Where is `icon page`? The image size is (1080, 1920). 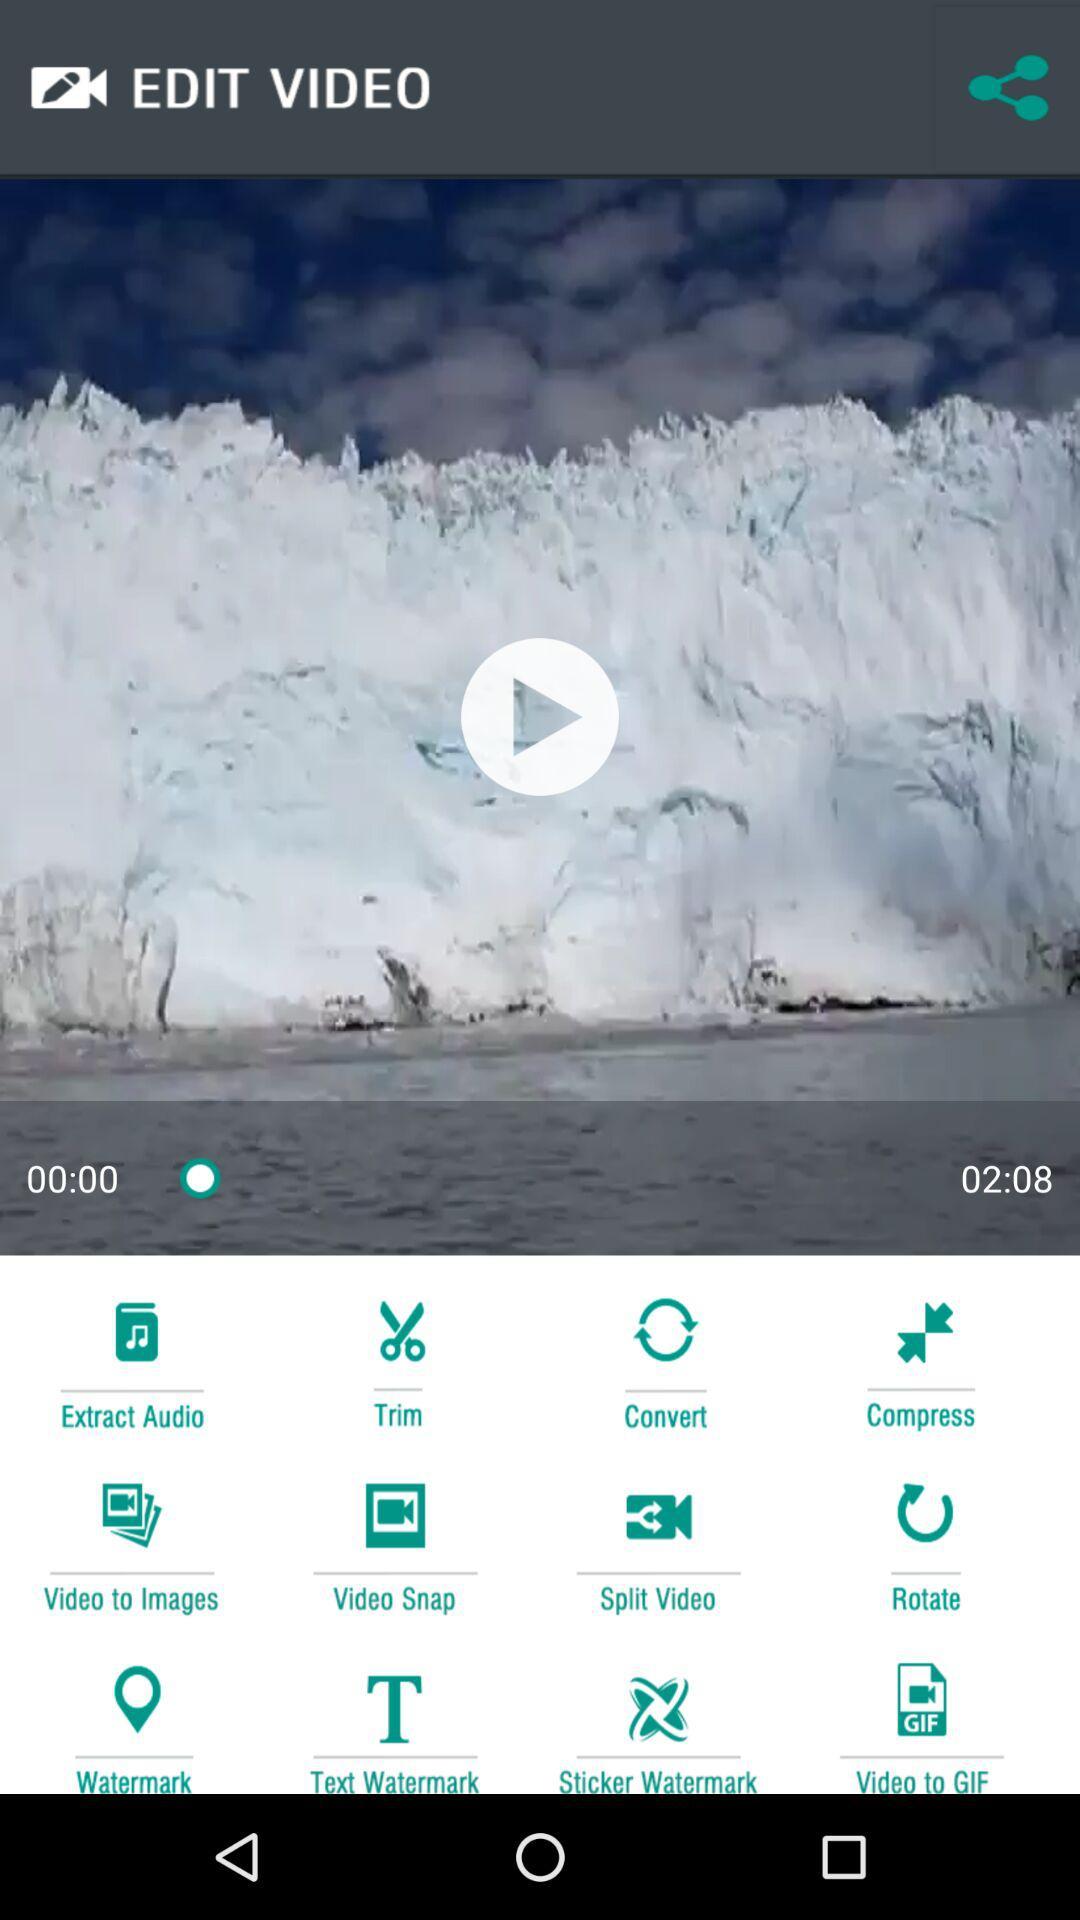 icon page is located at coordinates (921, 1360).